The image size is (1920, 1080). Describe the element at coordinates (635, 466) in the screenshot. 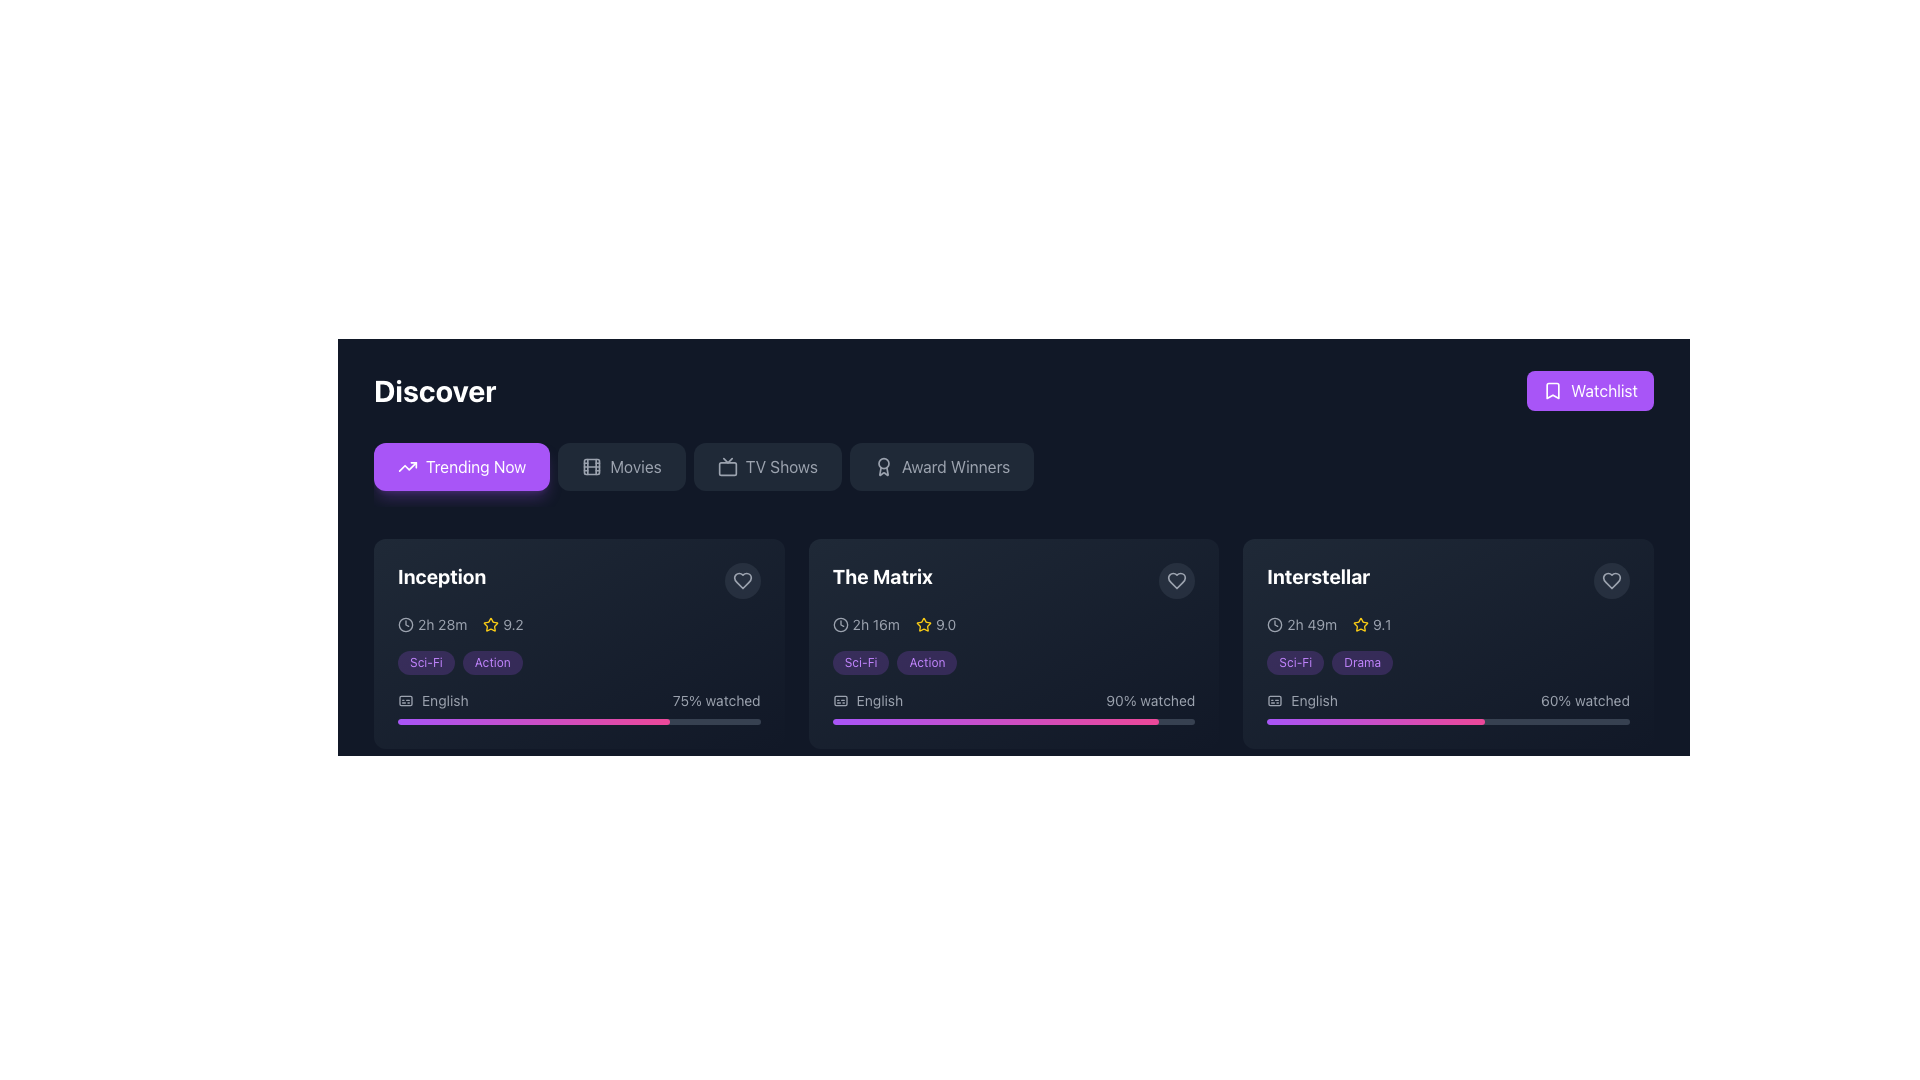

I see `the 'Movies' text label, which is styled in light gray within a dark-themed navigation bar` at that location.